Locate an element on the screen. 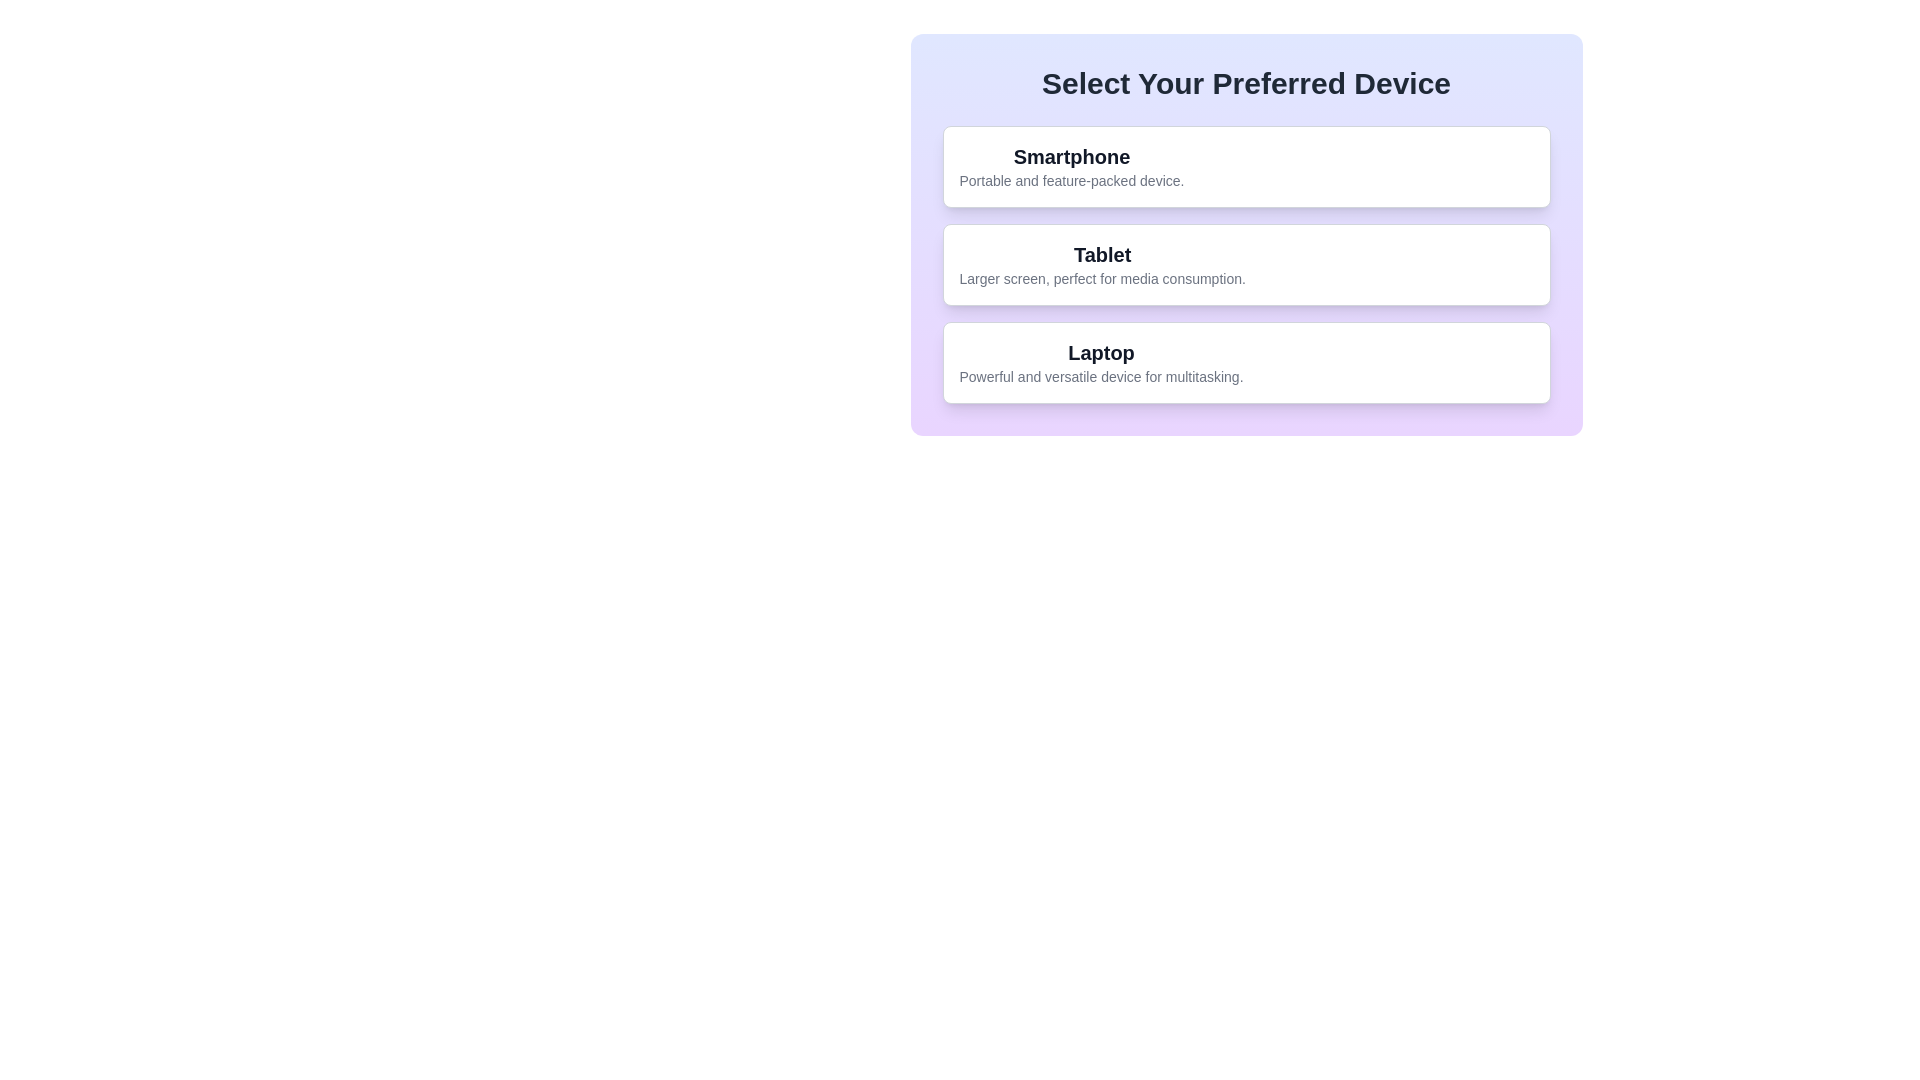 The height and width of the screenshot is (1080, 1920). descriptive text of the 'Laptop' label which includes the title 'Laptop' and the description 'Powerful and versatile device for multitasking.' is located at coordinates (1100, 362).